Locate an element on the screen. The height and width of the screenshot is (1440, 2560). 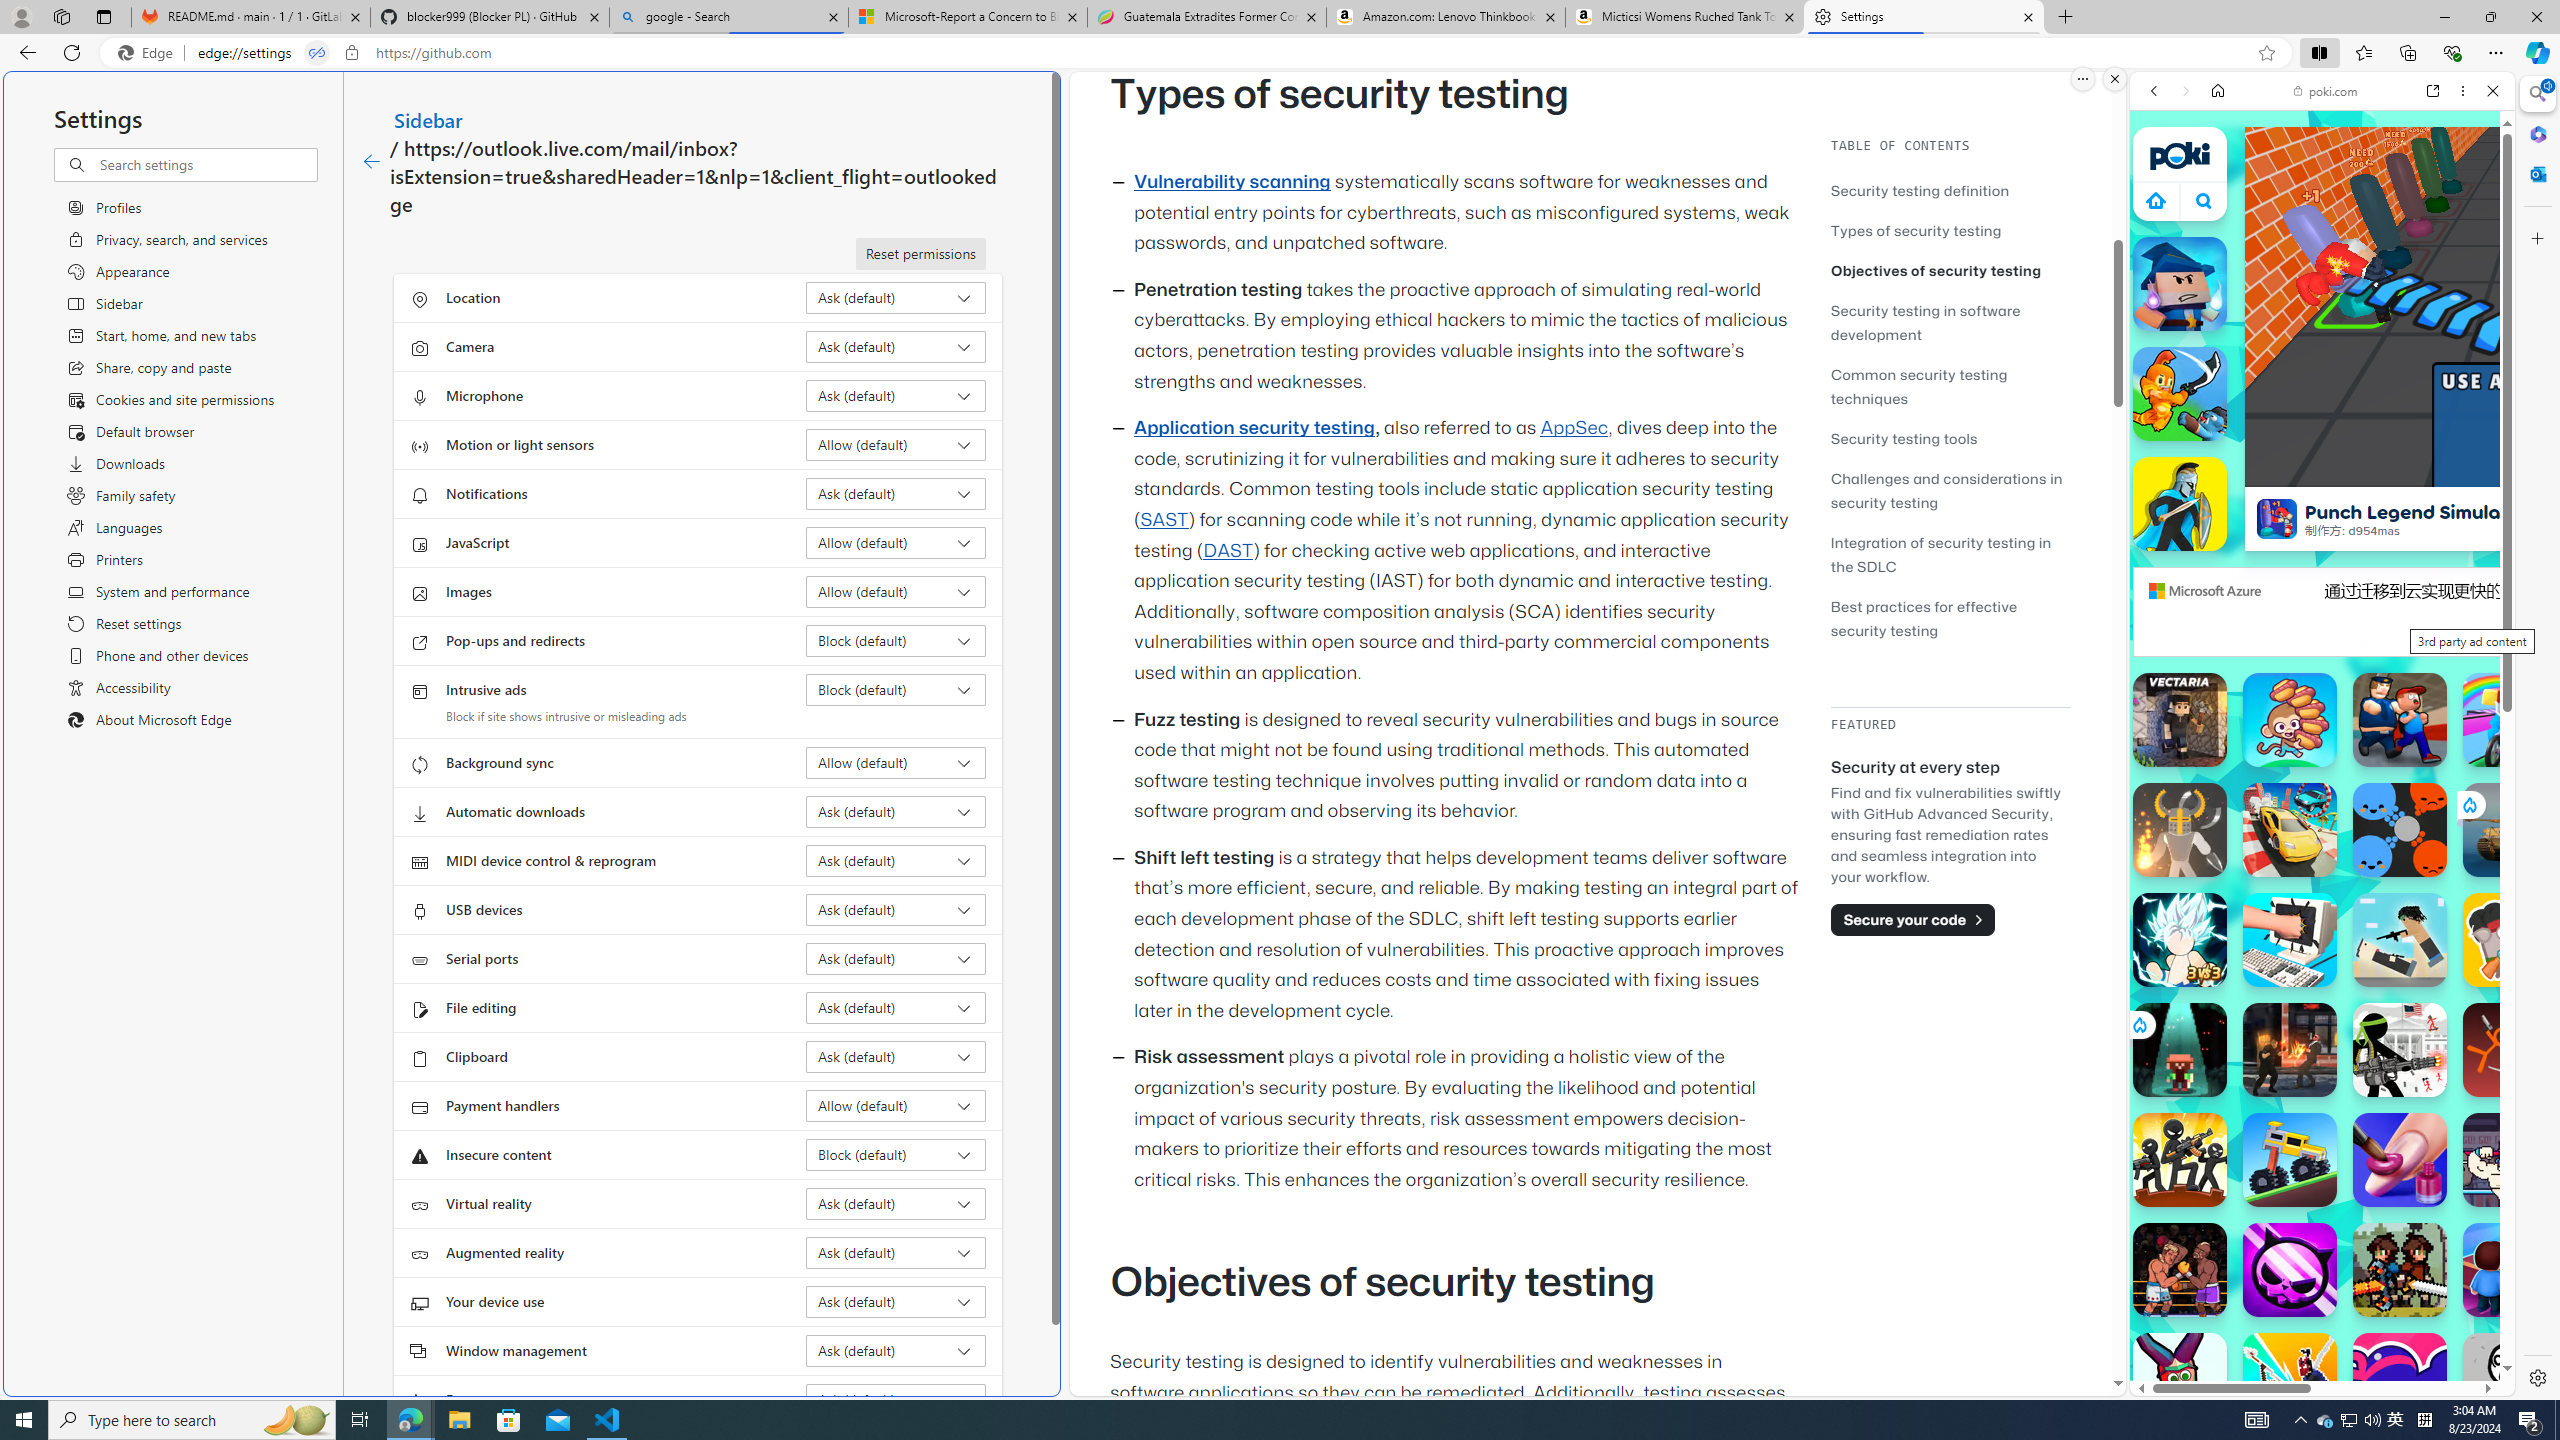
'Class: B_5ykBA46kDOxiz_R9wm' is located at coordinates (2204, 199).